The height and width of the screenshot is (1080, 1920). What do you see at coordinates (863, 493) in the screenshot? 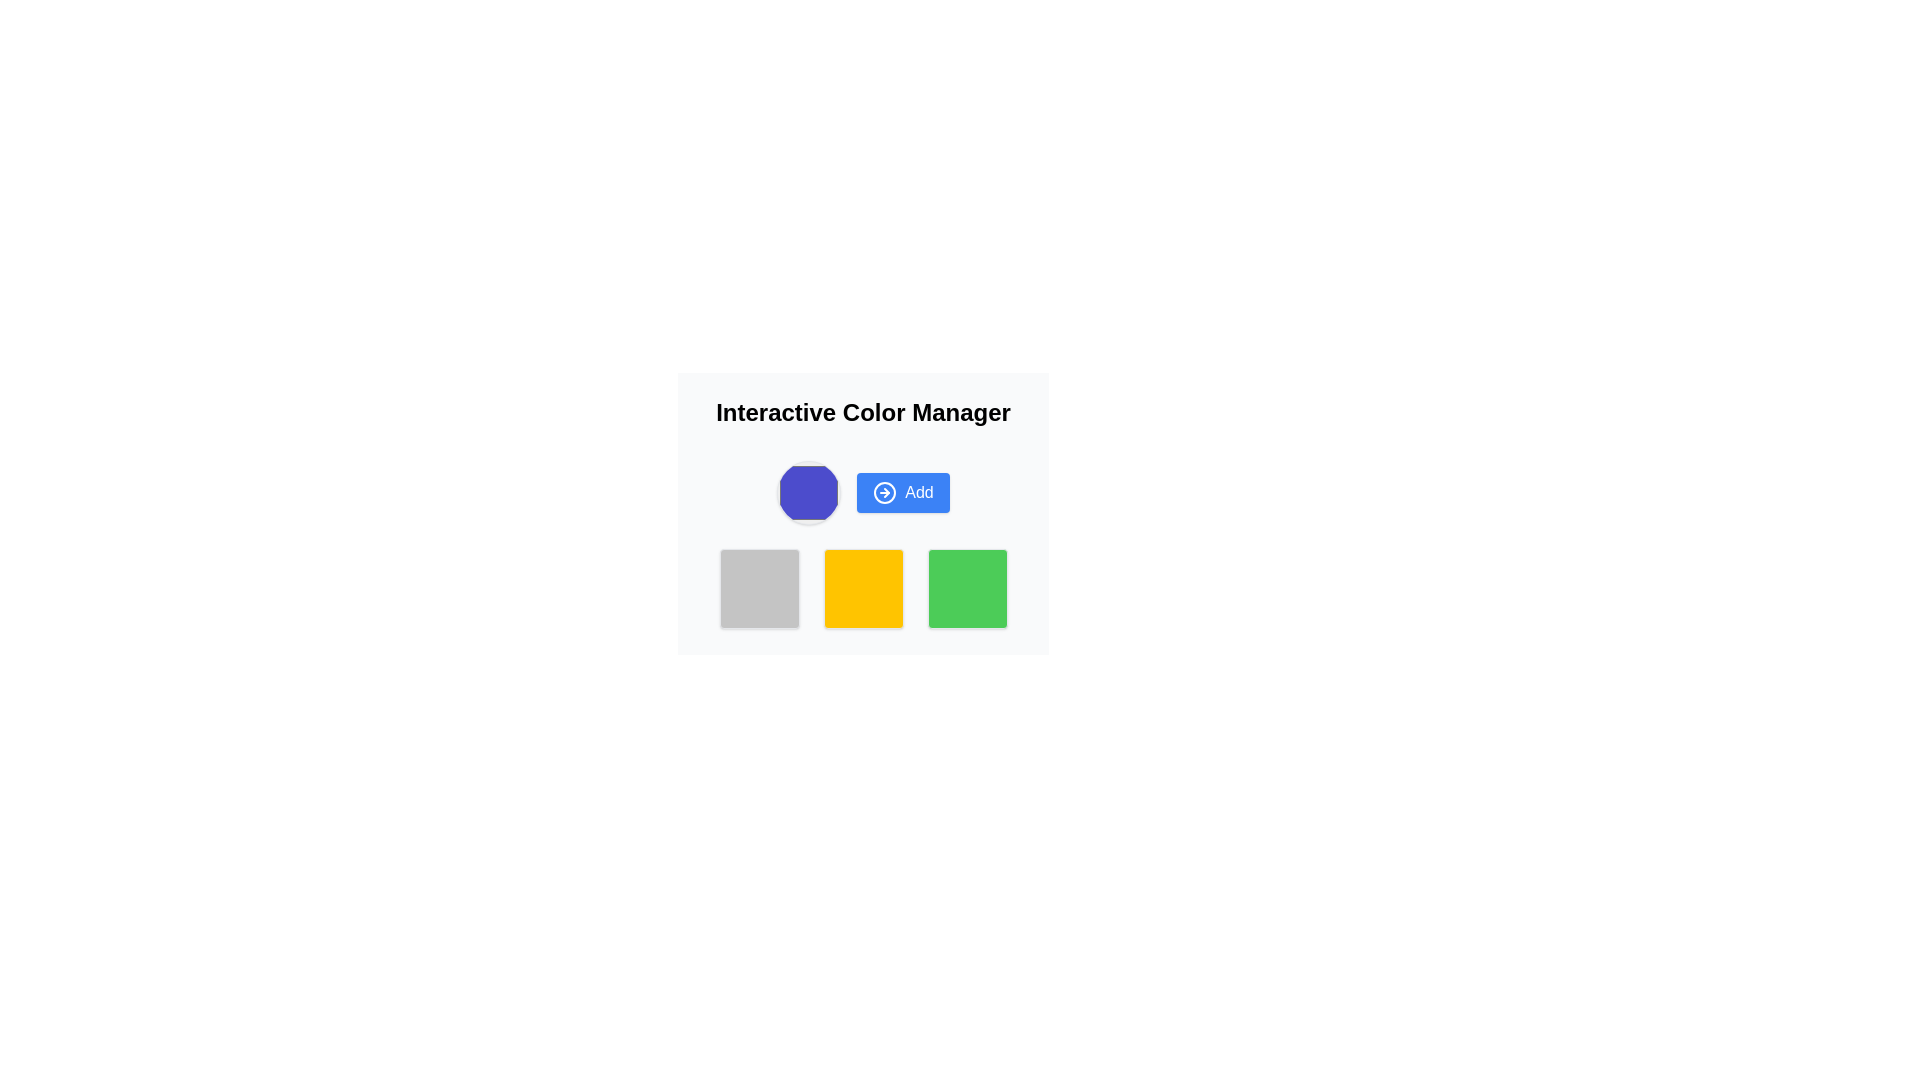
I see `the circular icon of the 'Add' button in the Interactive Color Manager` at bounding box center [863, 493].